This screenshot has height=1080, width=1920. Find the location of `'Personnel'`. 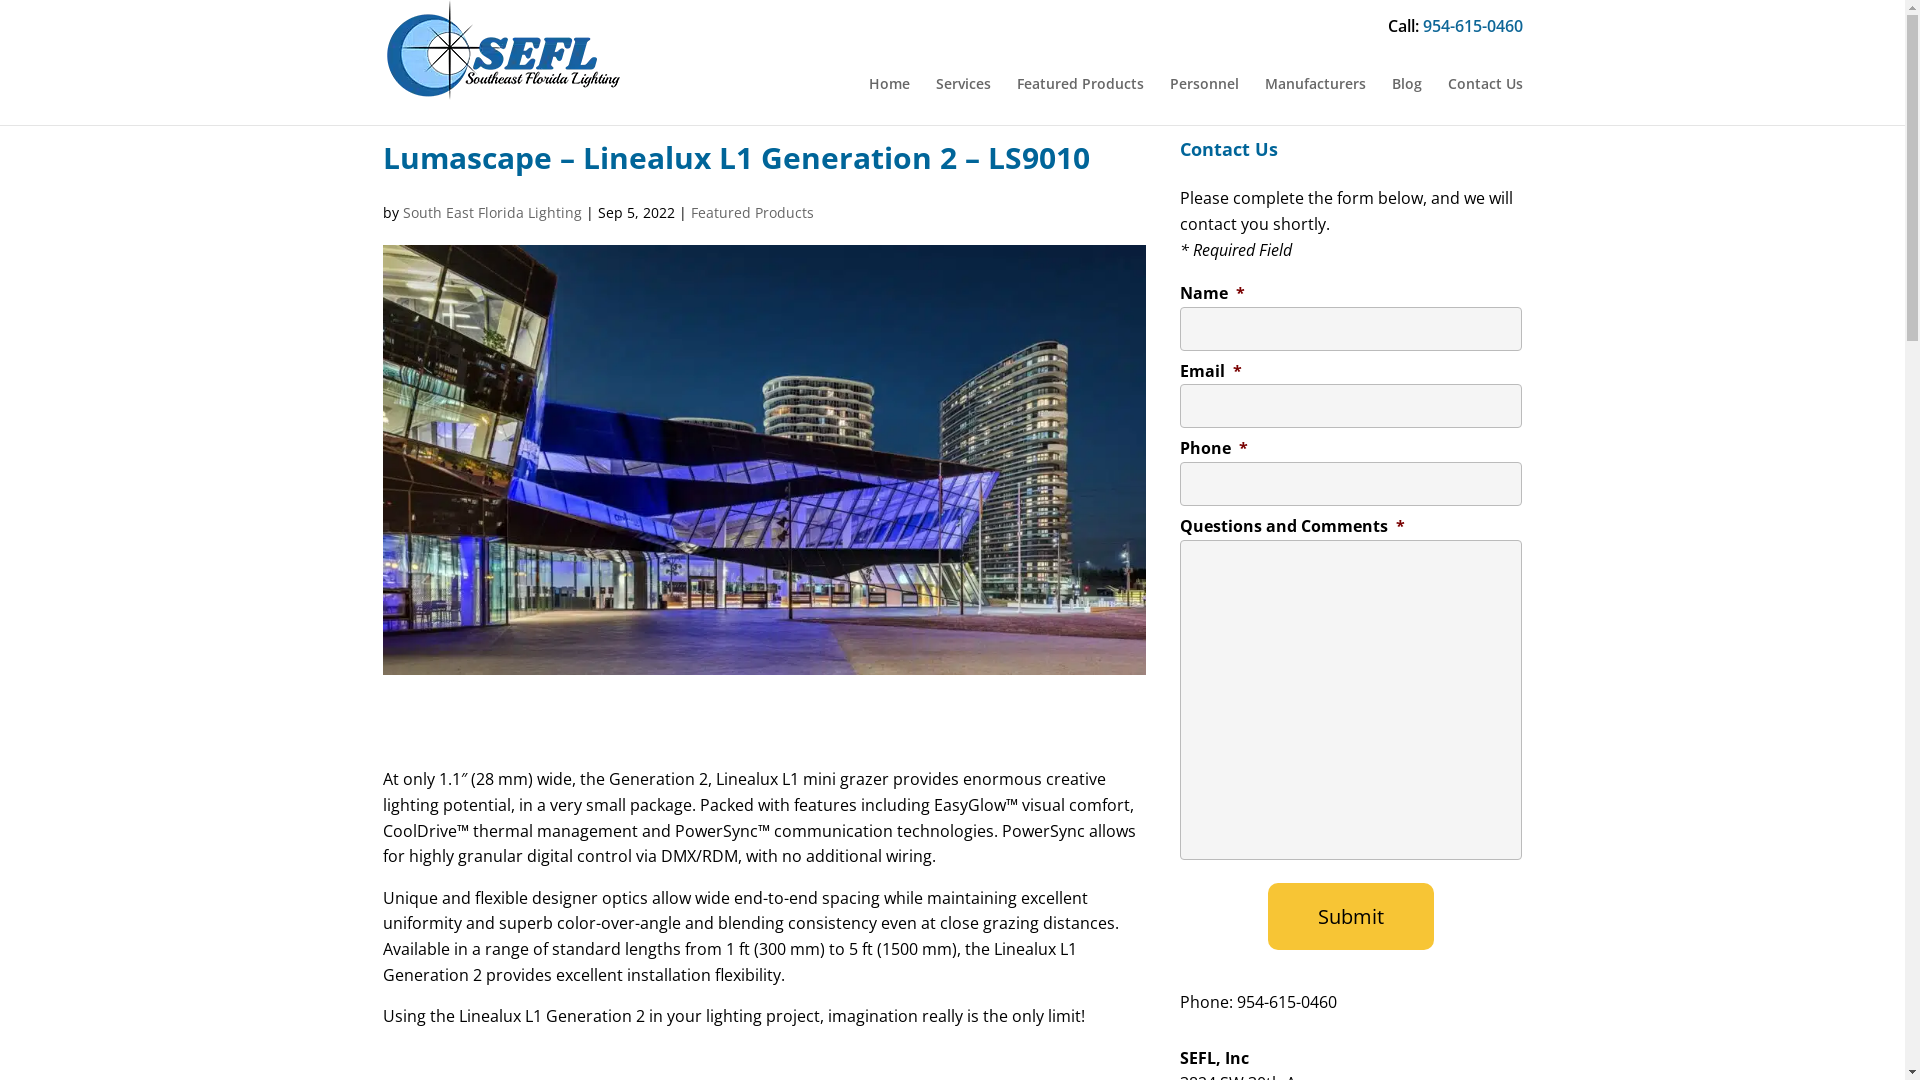

'Personnel' is located at coordinates (1203, 83).